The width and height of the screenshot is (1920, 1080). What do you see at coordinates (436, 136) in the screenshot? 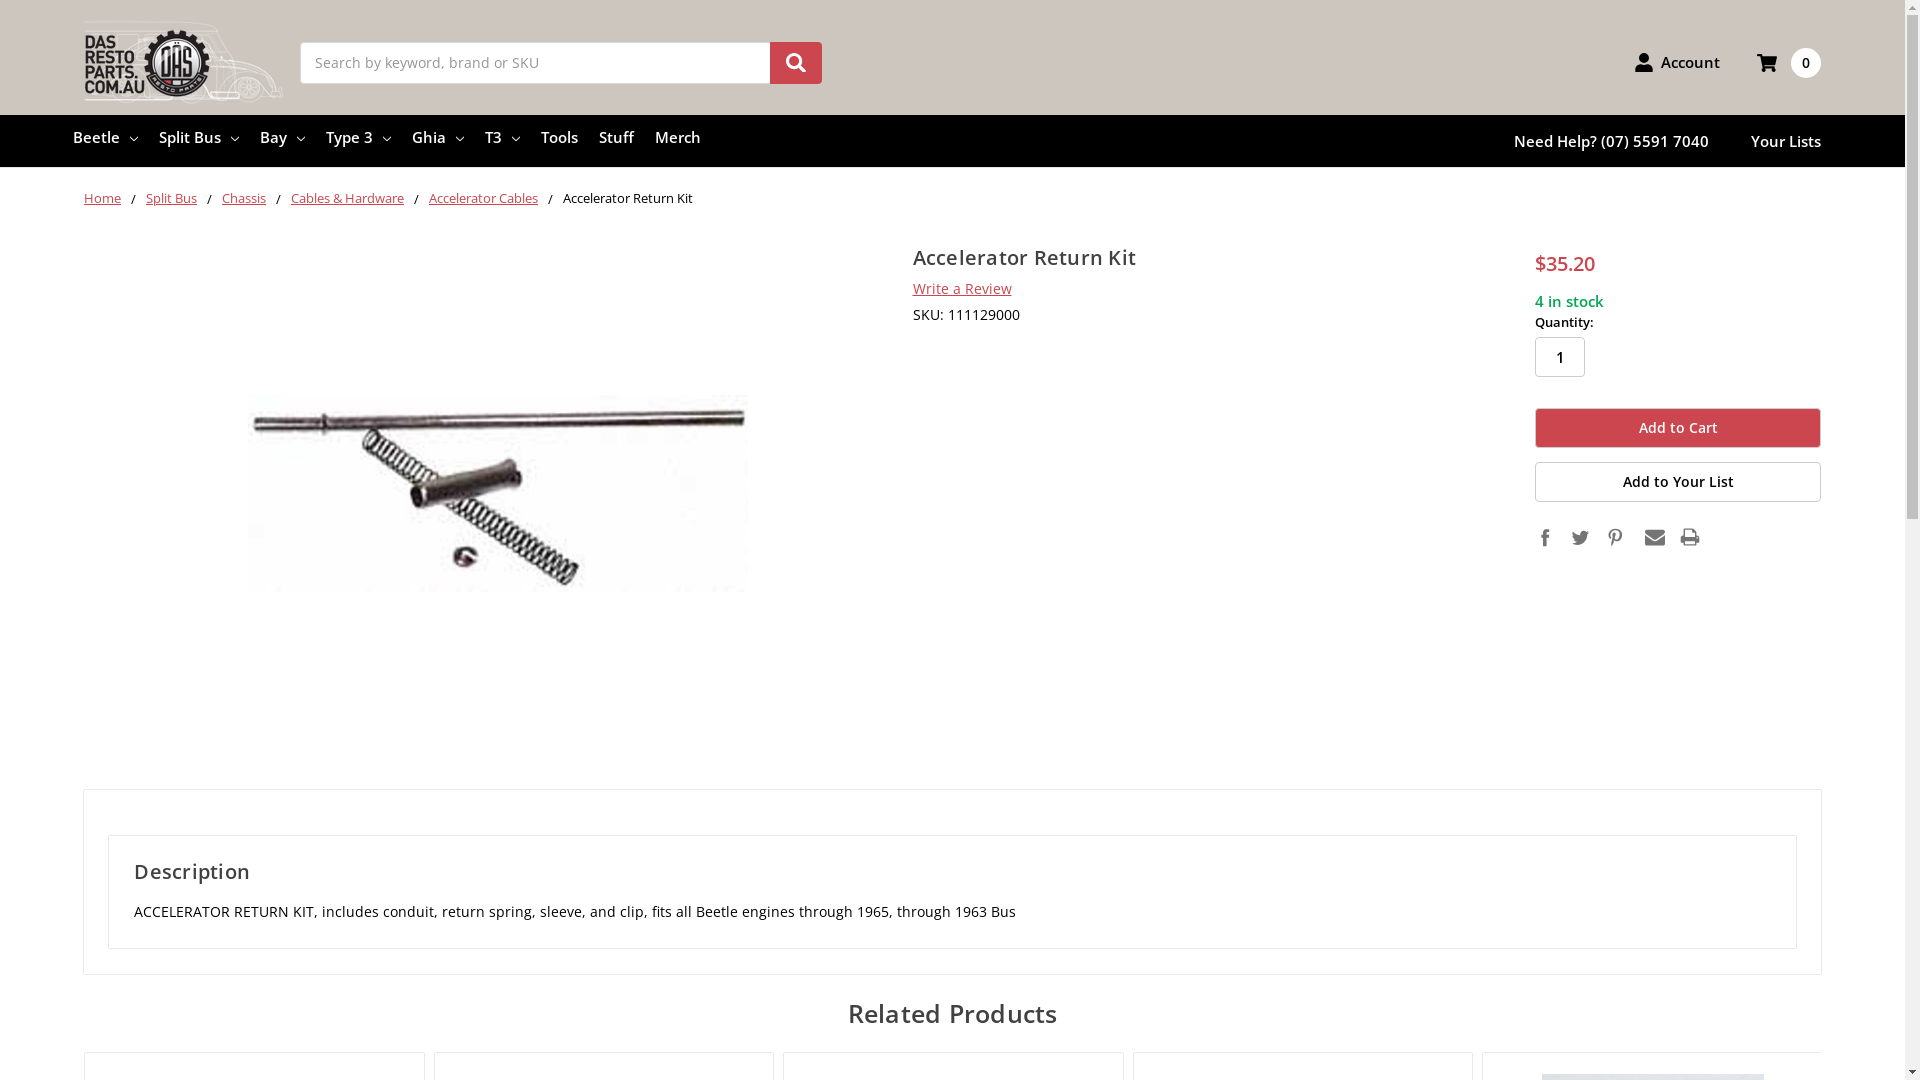
I see `'Ghia'` at bounding box center [436, 136].